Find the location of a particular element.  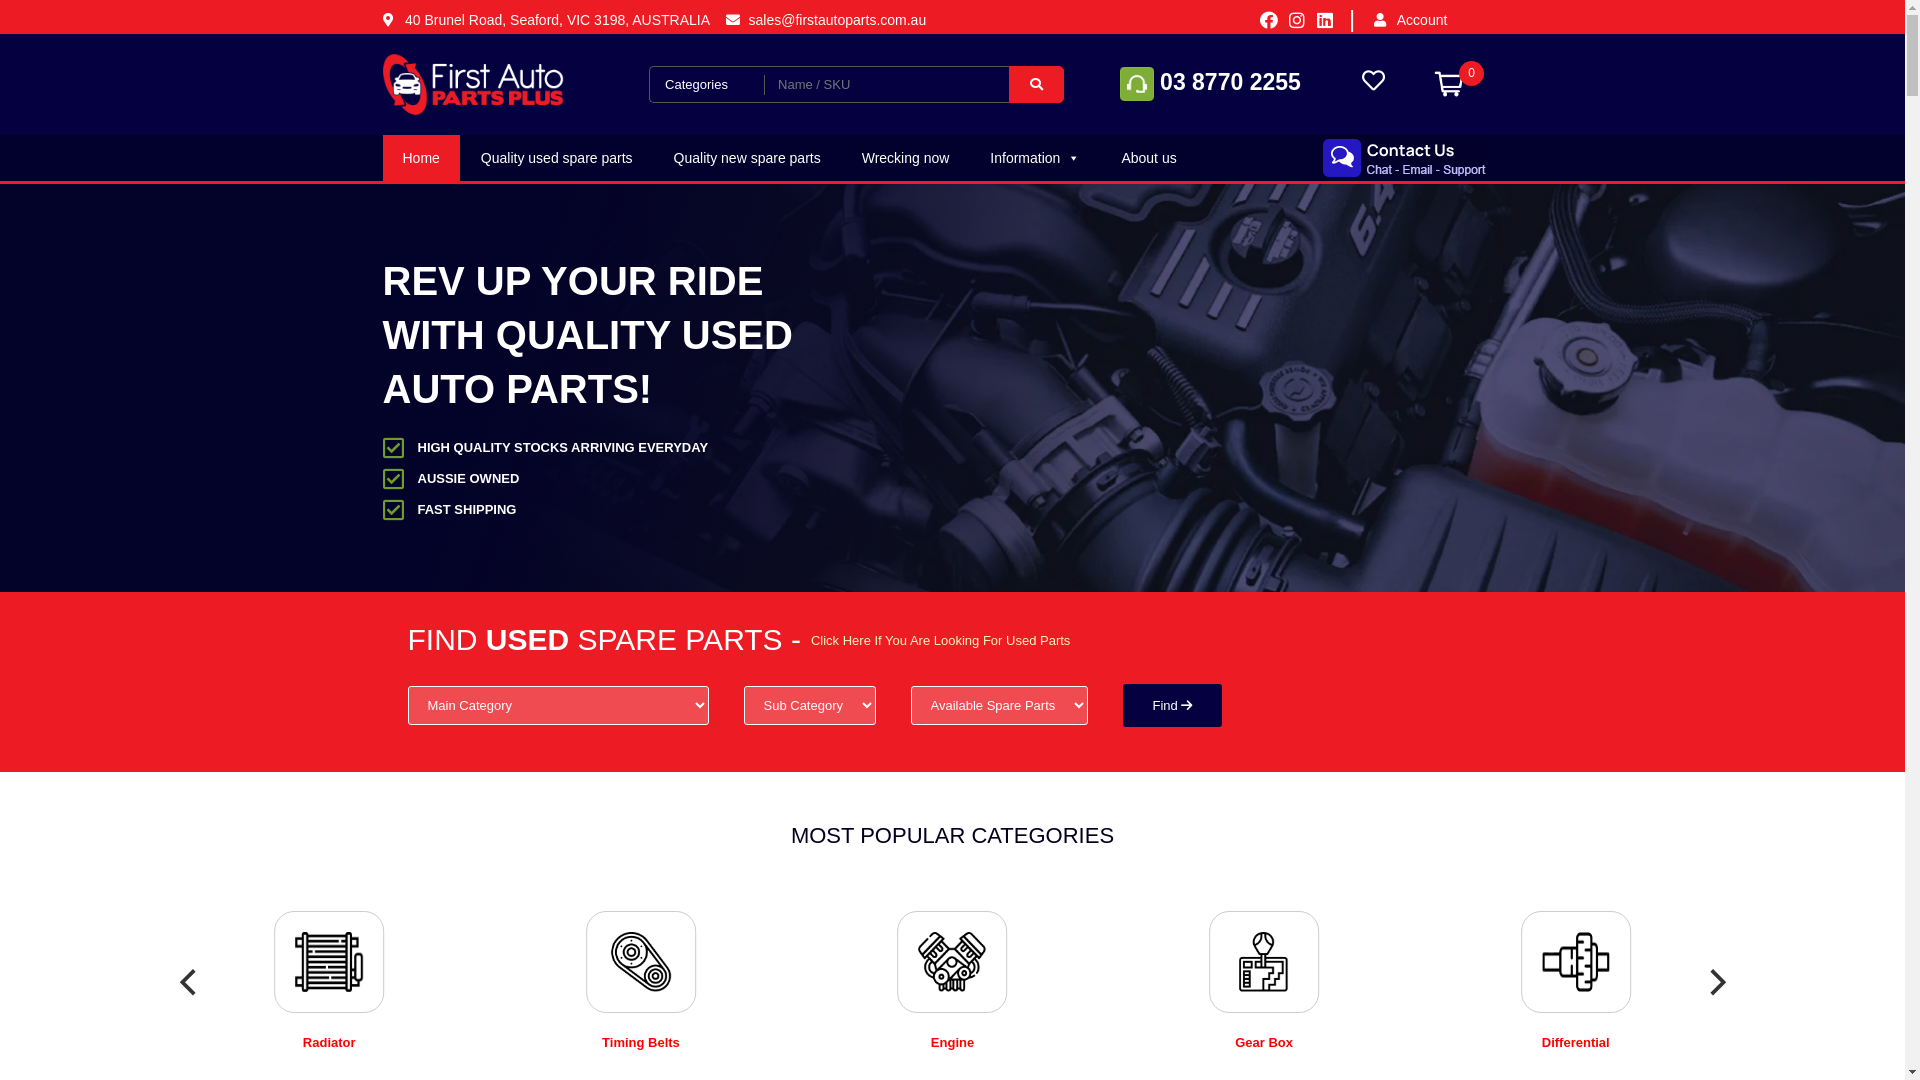

'Linkedin' is located at coordinates (1324, 19).